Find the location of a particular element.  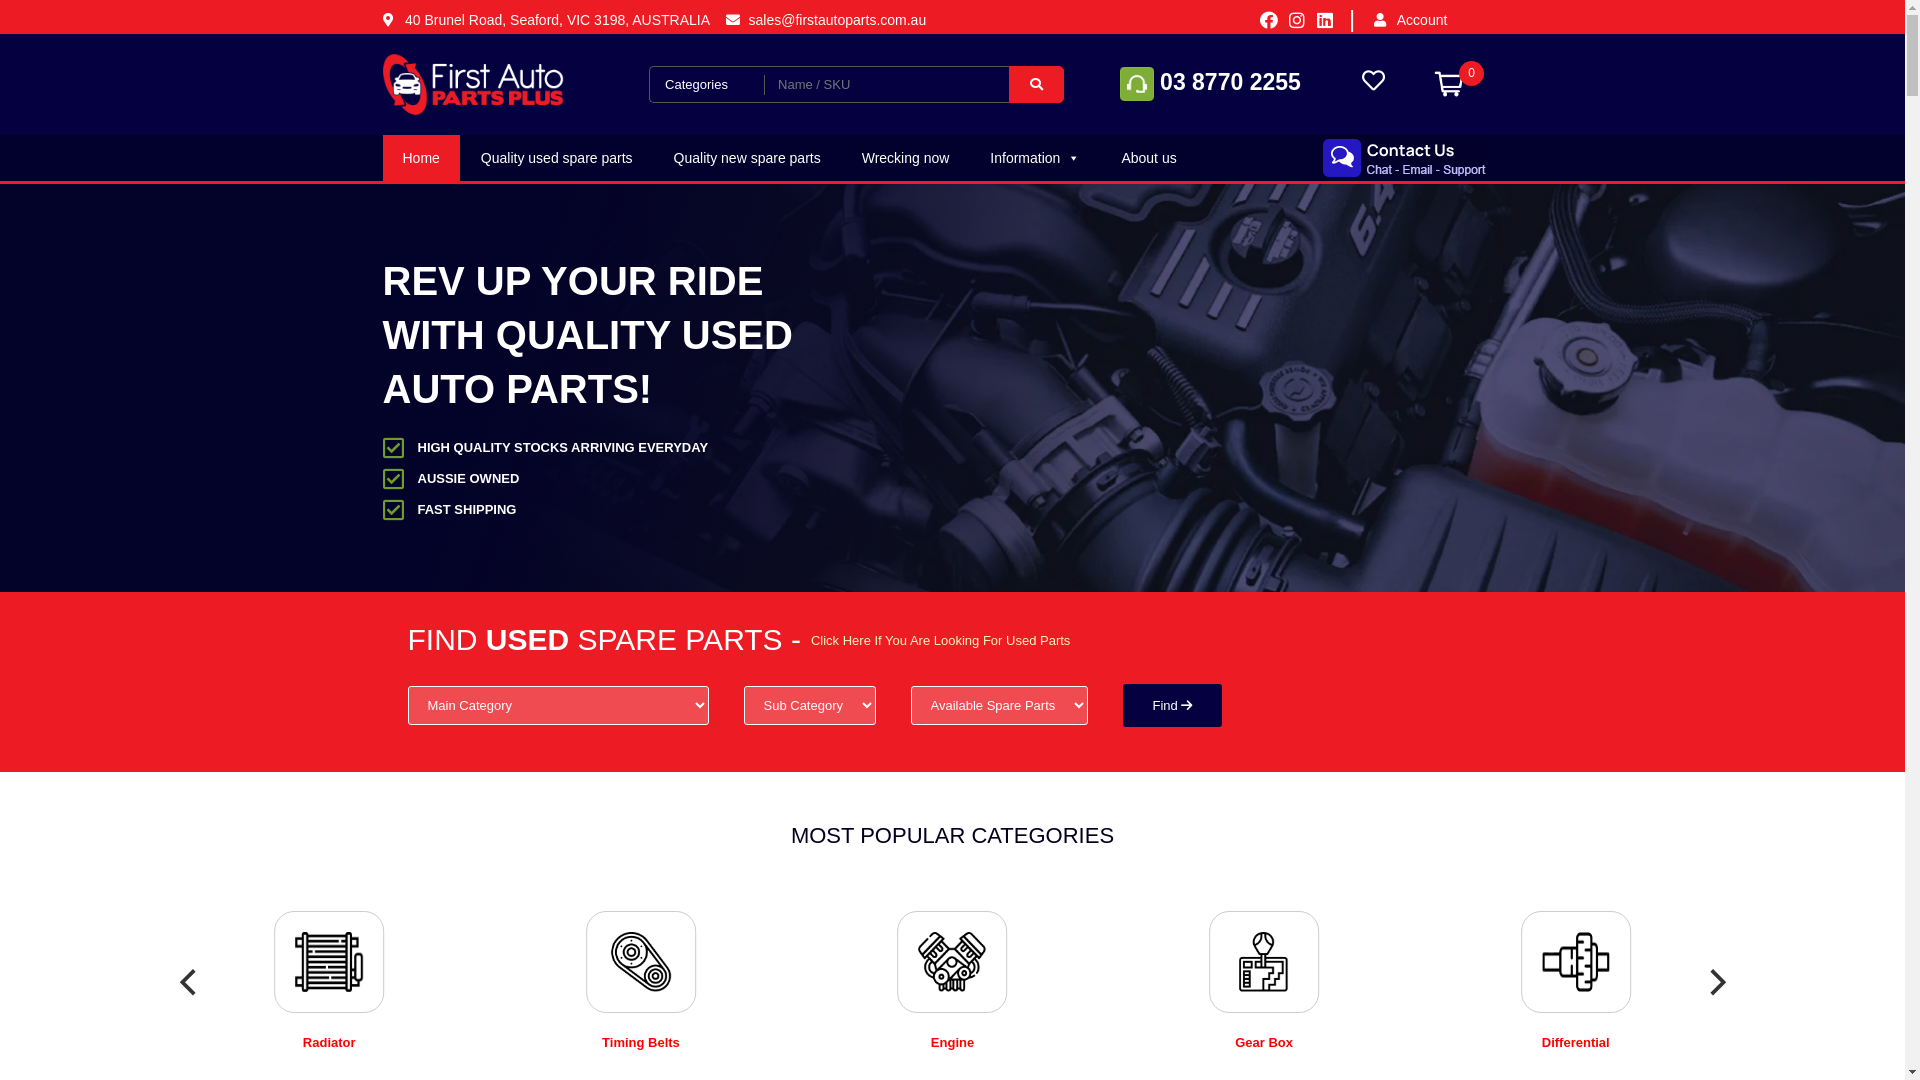

'Linkedin' is located at coordinates (1324, 19).